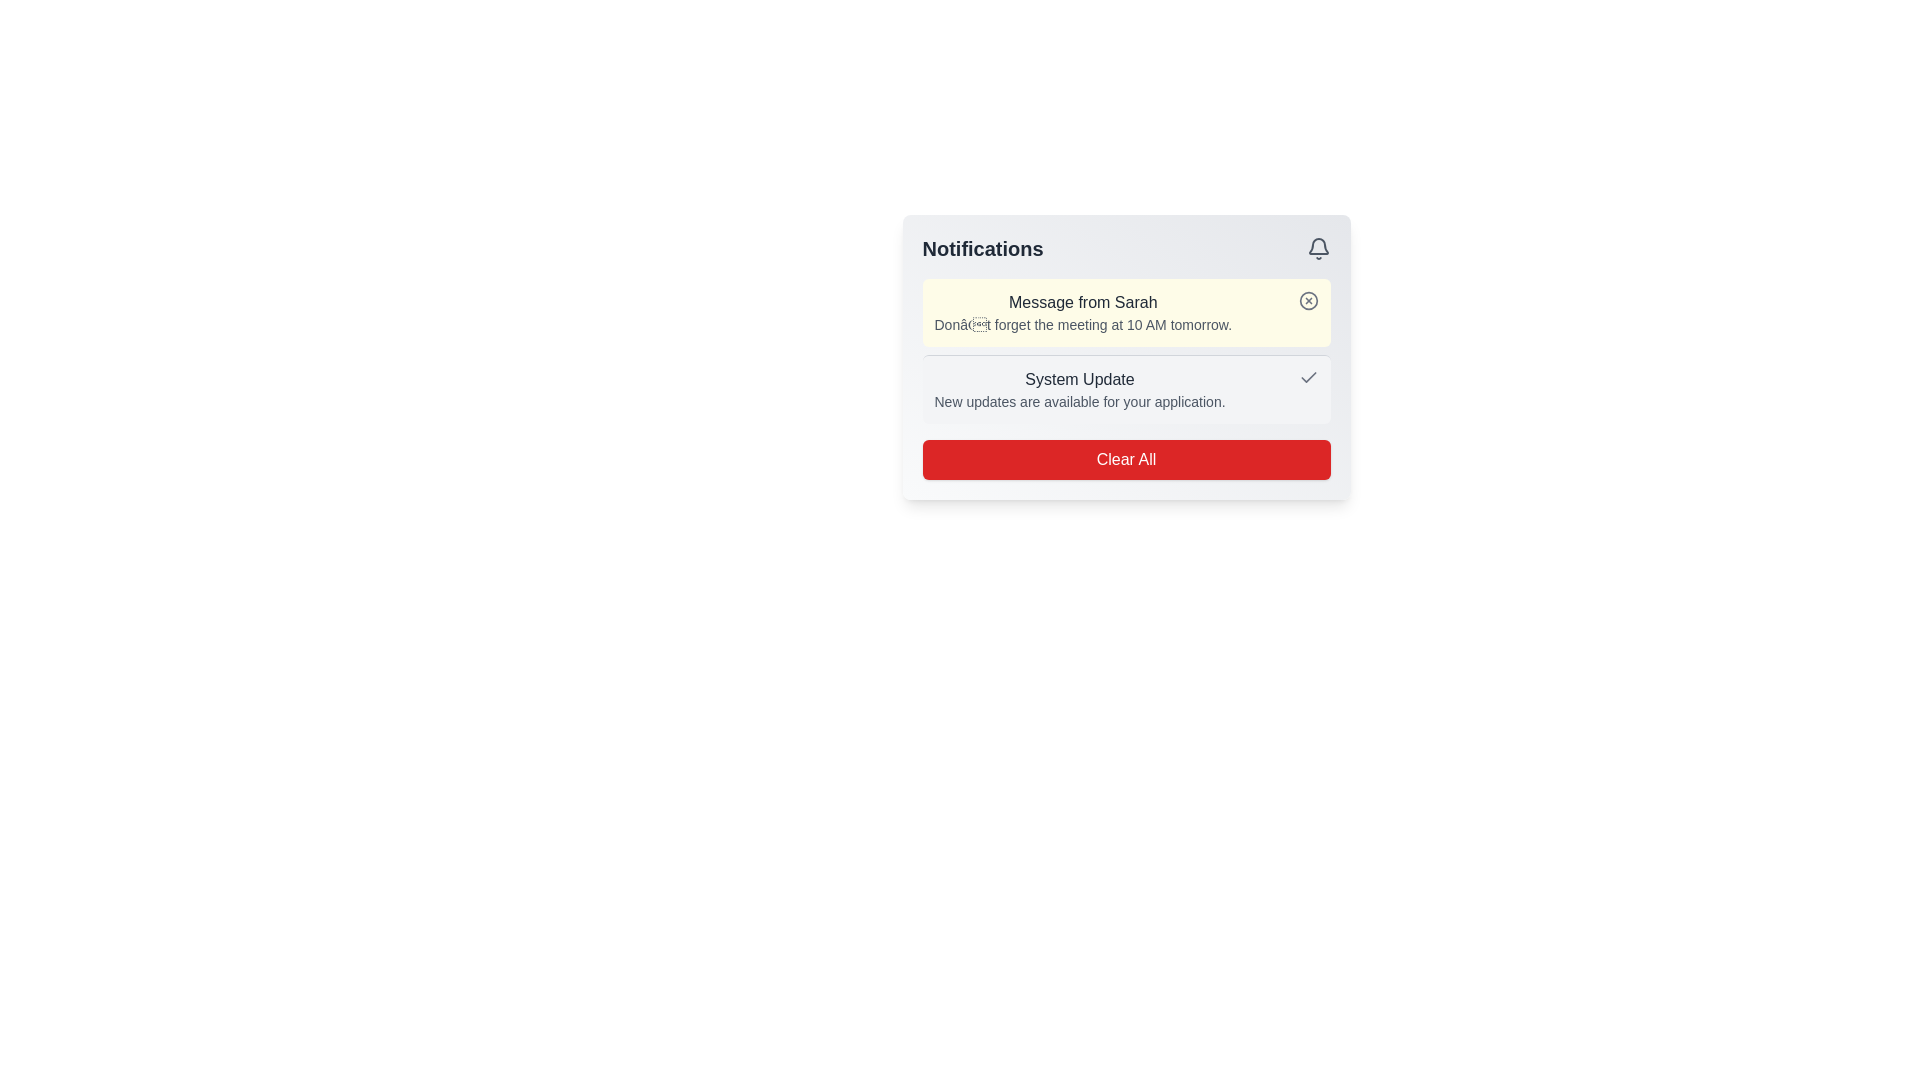 This screenshot has width=1920, height=1080. Describe the element at coordinates (1126, 312) in the screenshot. I see `message content of the notification card titled 'Message from Sarah' which contains the text 'Don’t forget the meeting at 10 AM tomorrow.'` at that location.